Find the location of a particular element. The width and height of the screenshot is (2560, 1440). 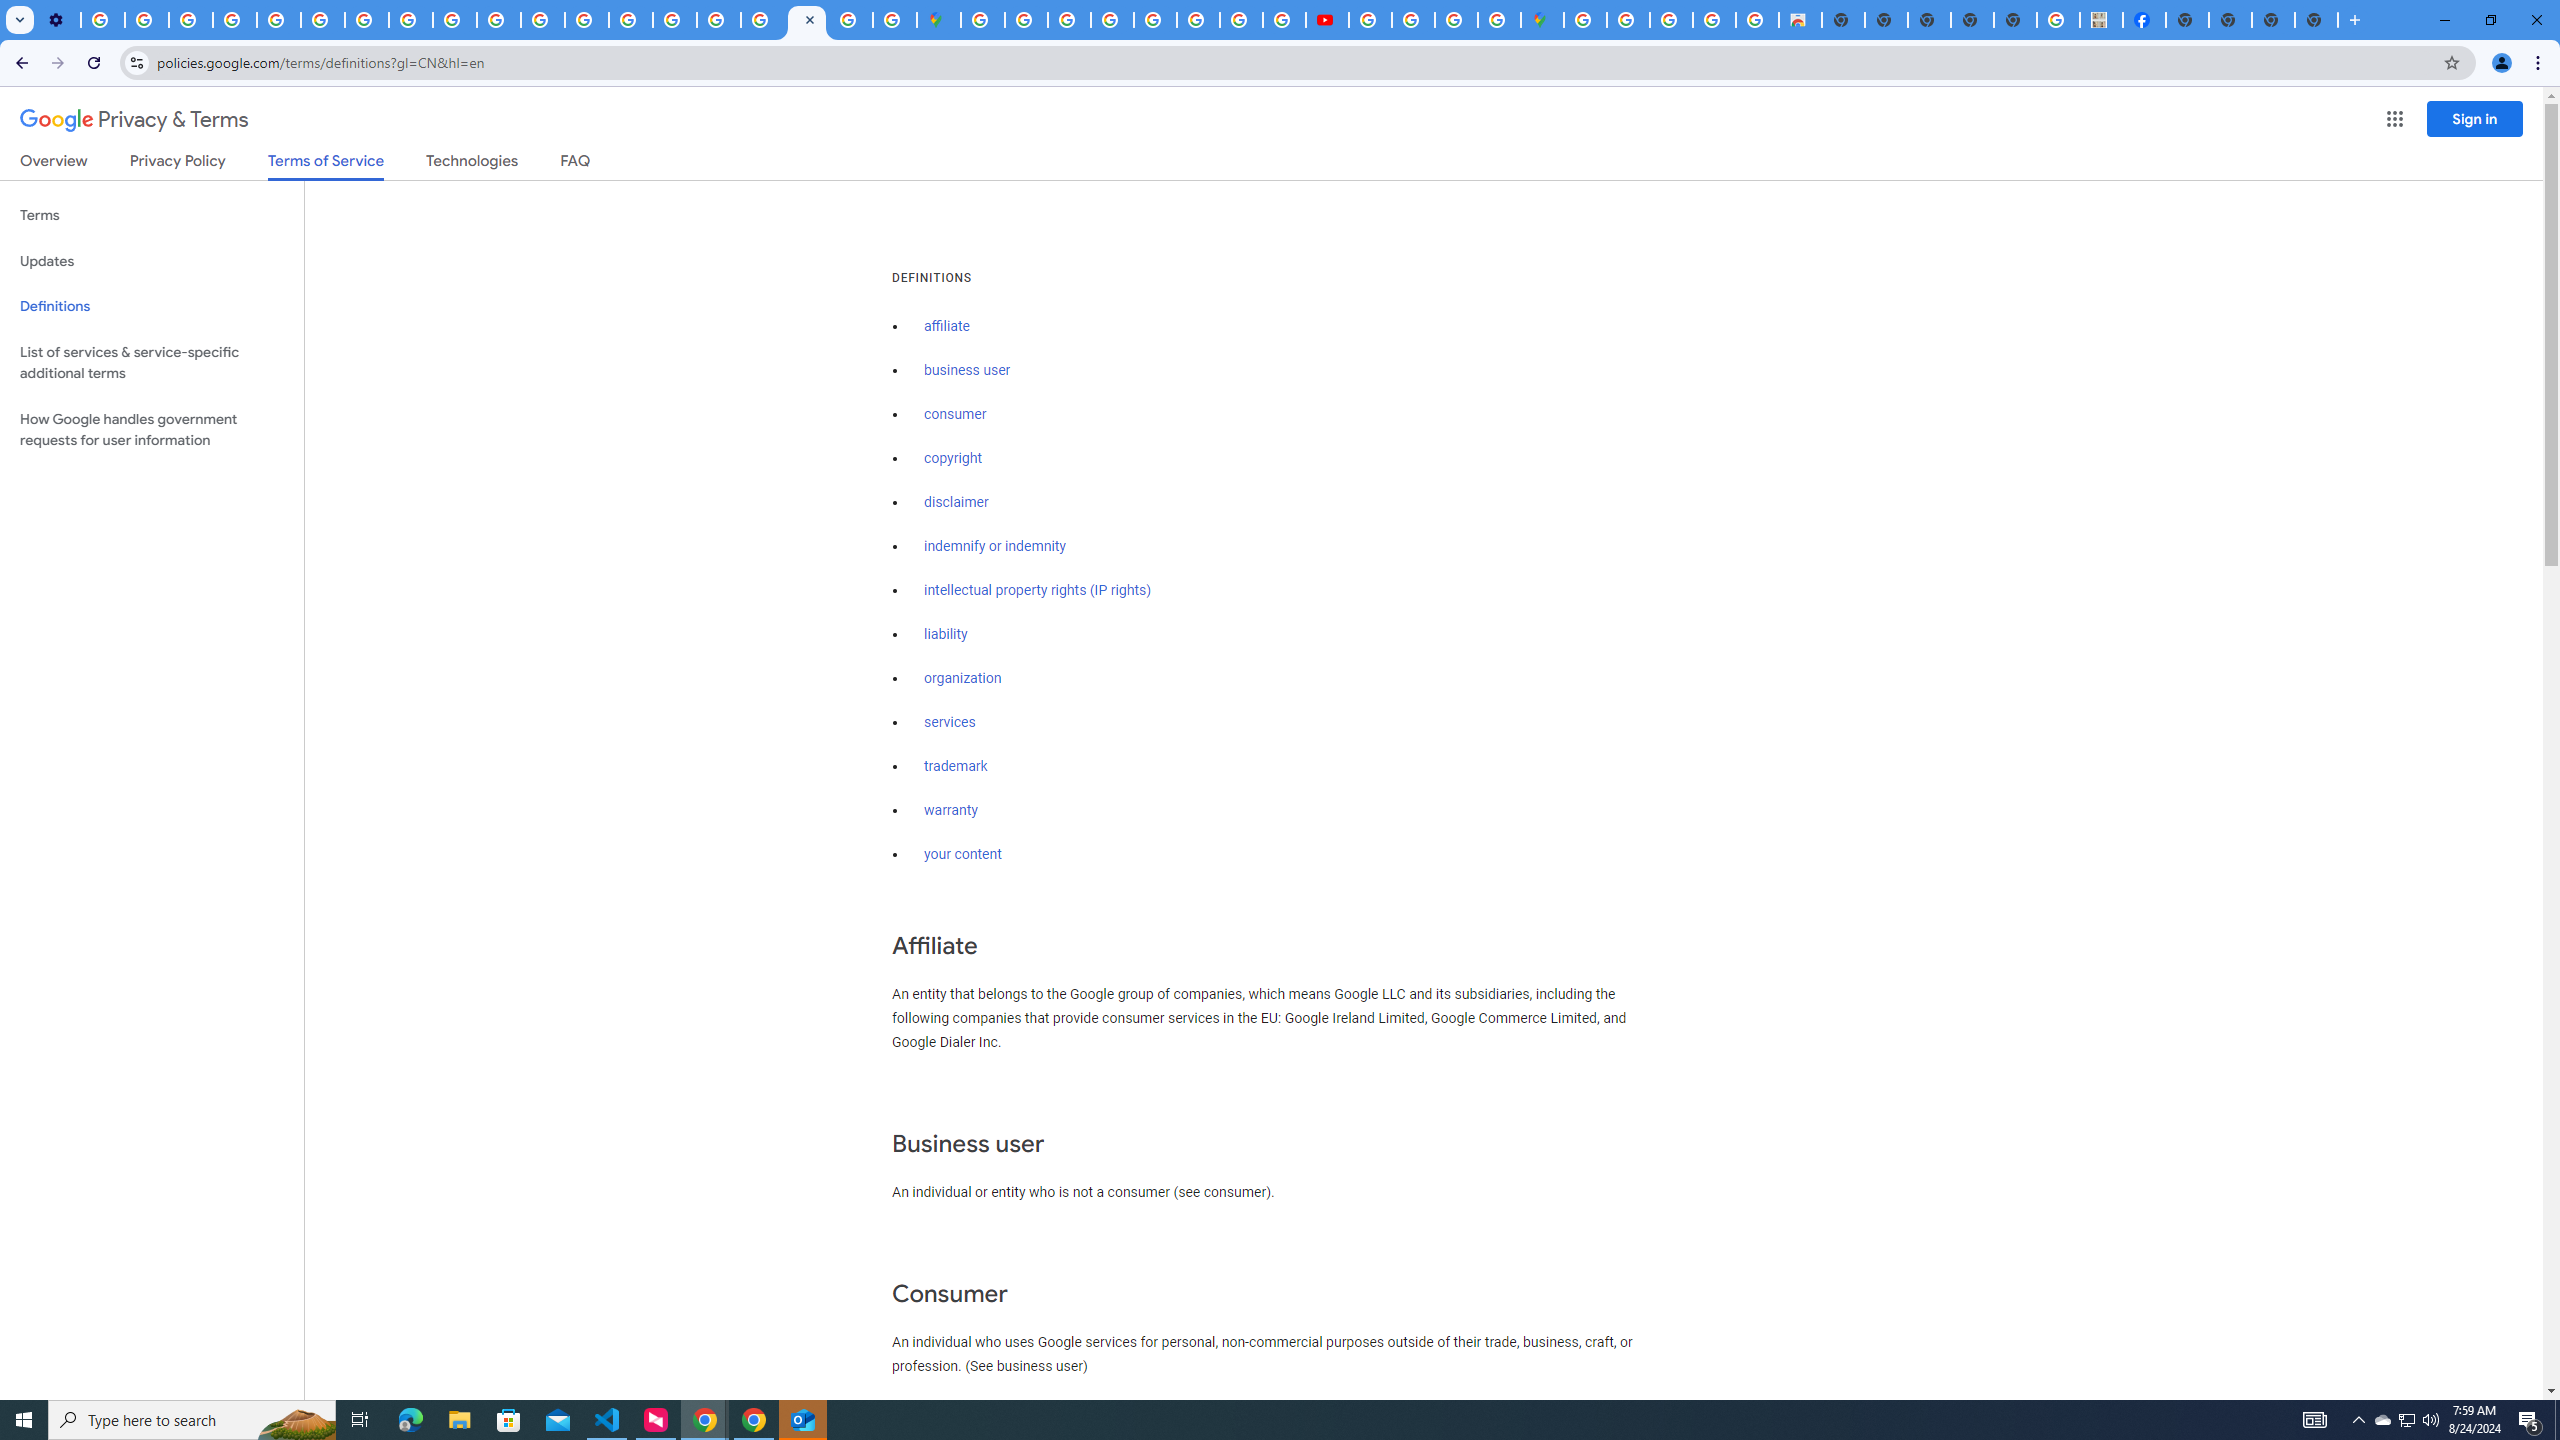

'liability' is located at coordinates (945, 635).